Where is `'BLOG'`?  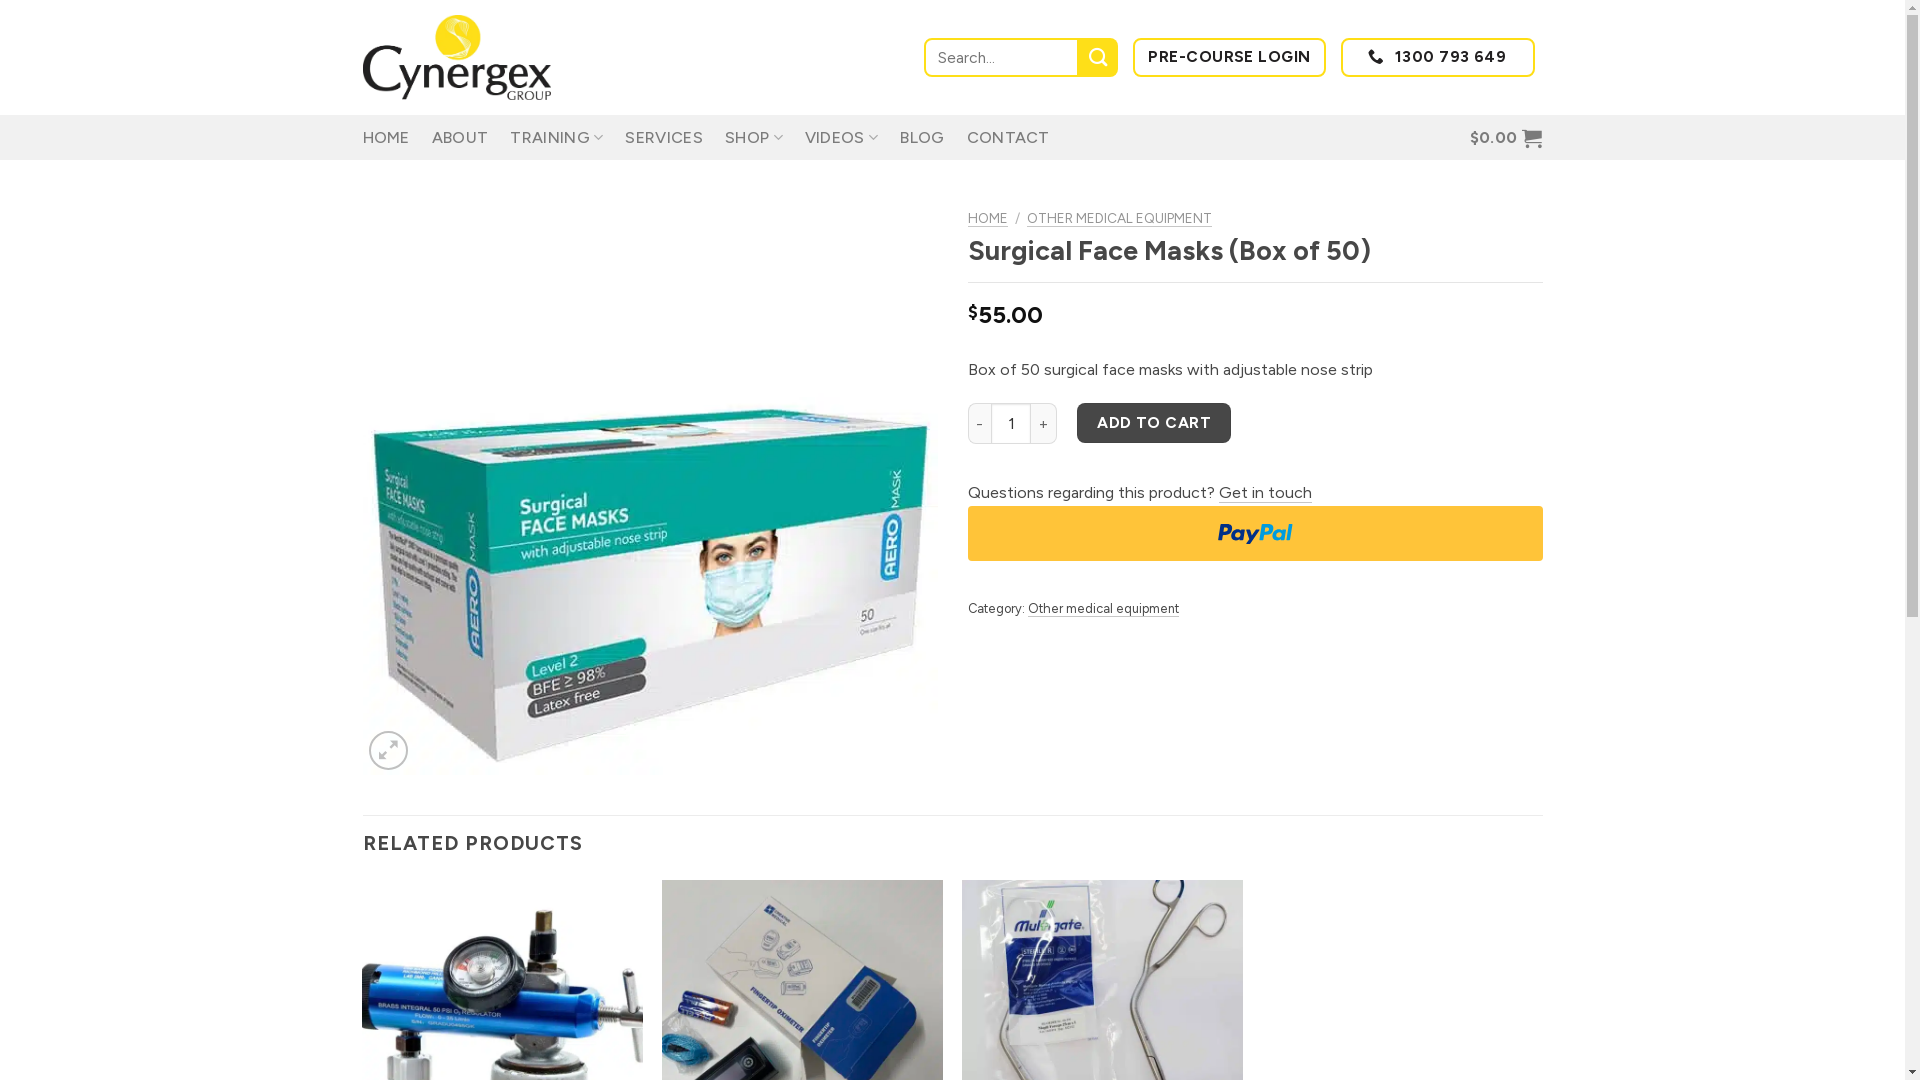 'BLOG' is located at coordinates (920, 137).